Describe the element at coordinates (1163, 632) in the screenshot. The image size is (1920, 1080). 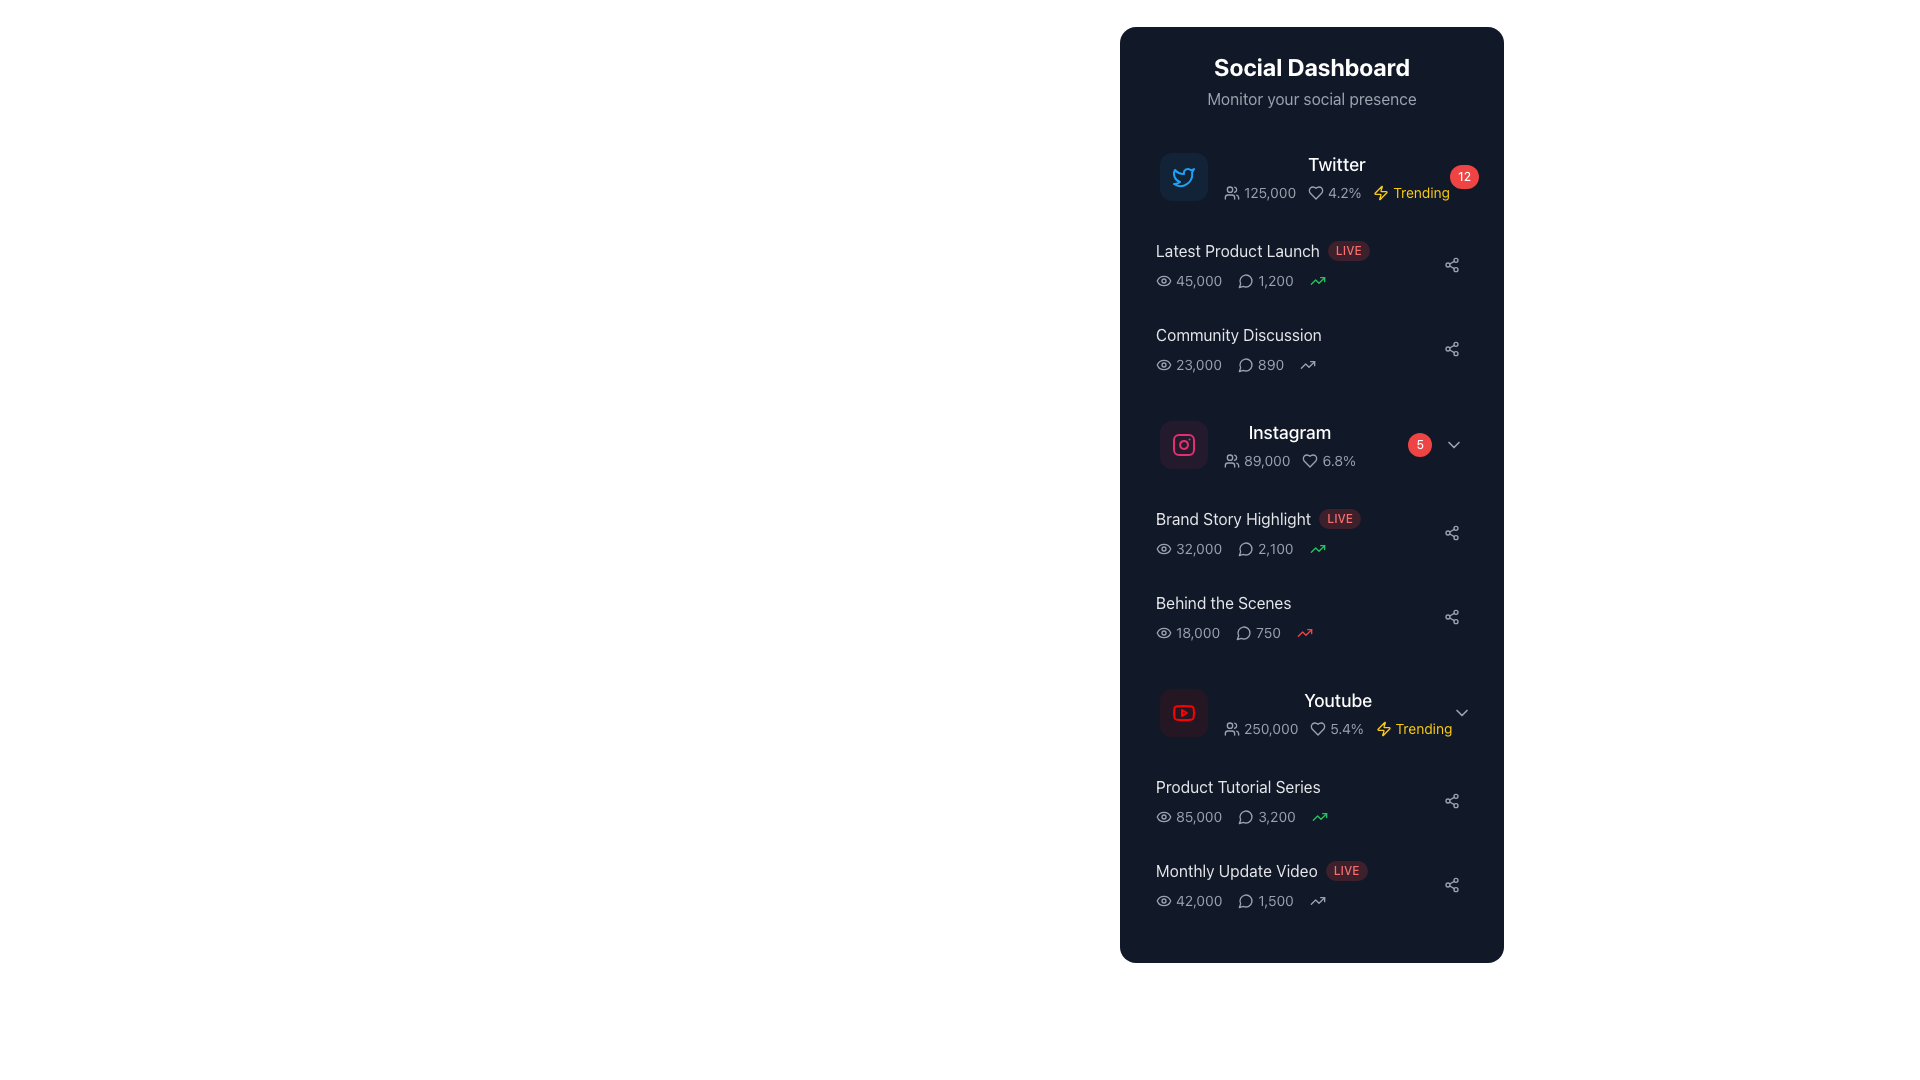
I see `the visibility indicator icon located in the 'Behind the Scenes' section of the dashboard, positioned to the left of the numerical value '18,000'` at that location.